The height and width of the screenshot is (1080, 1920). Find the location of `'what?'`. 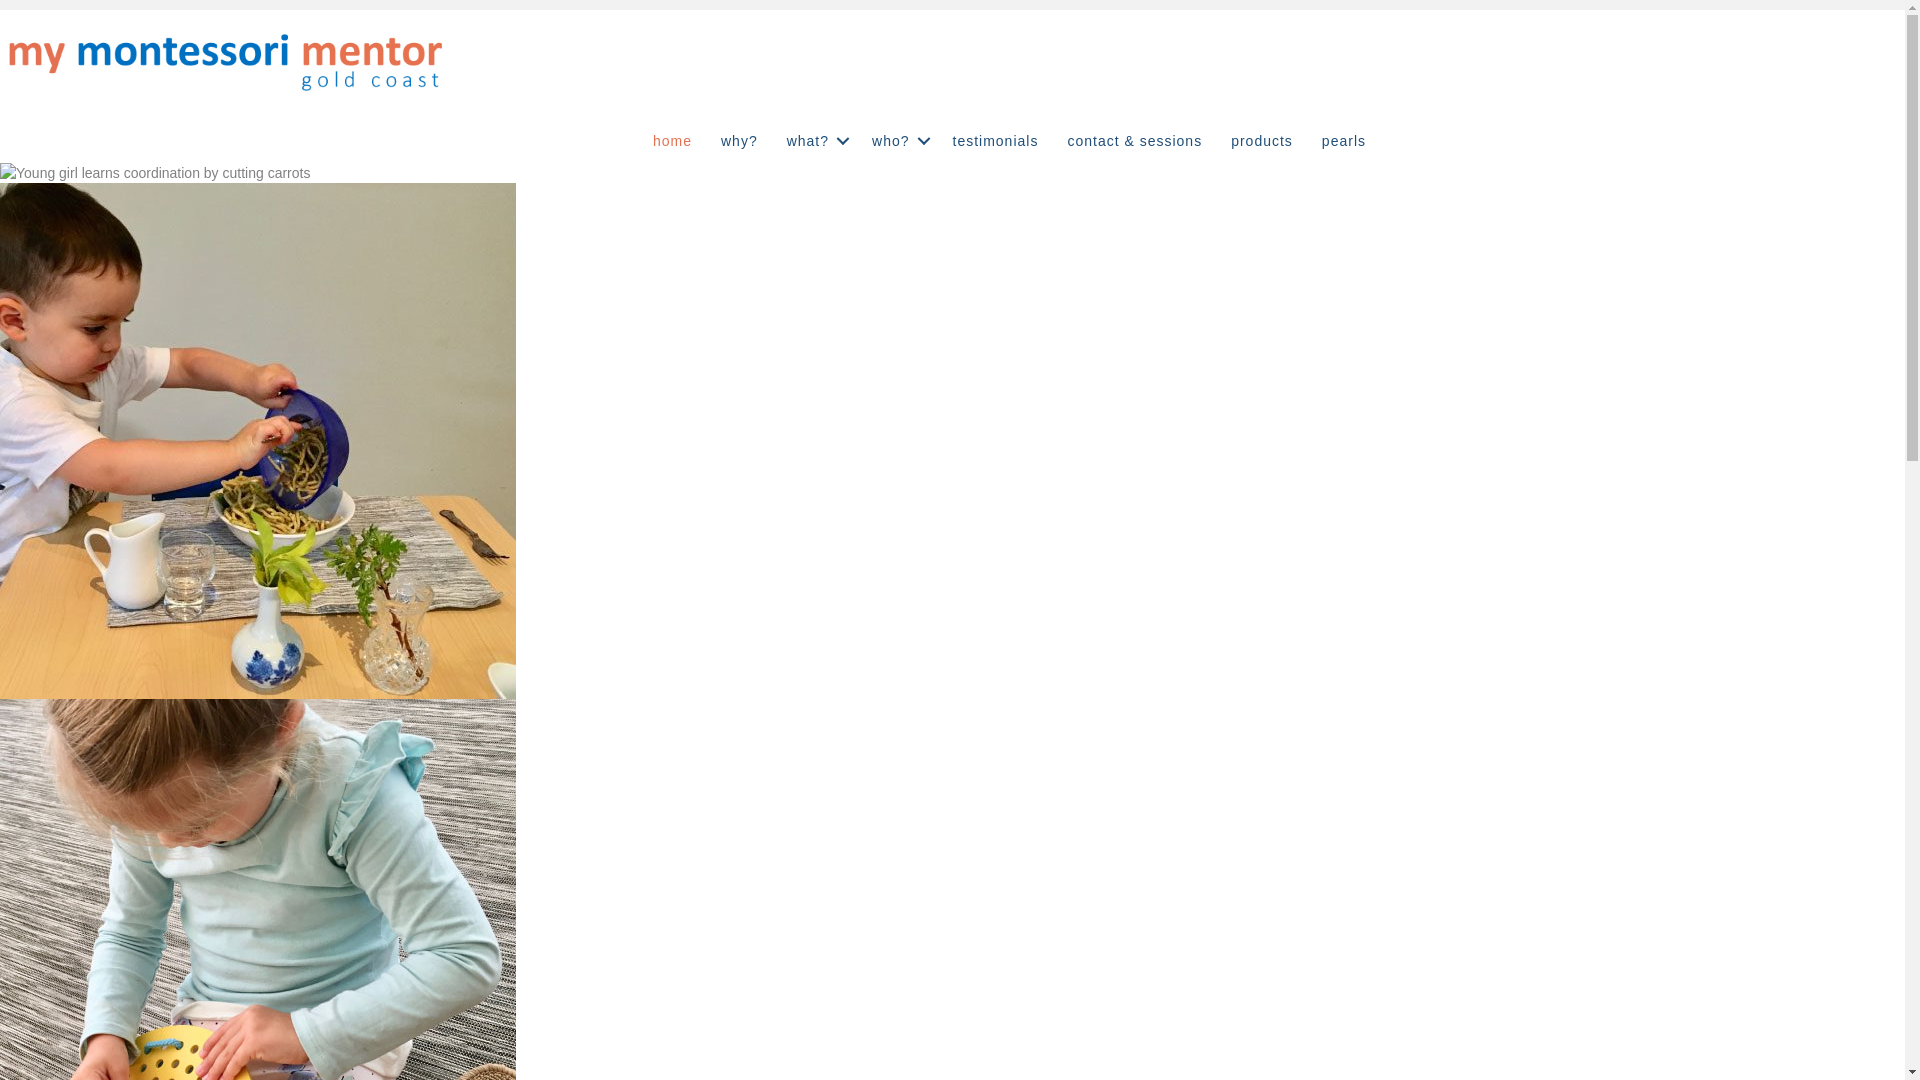

'what?' is located at coordinates (815, 140).